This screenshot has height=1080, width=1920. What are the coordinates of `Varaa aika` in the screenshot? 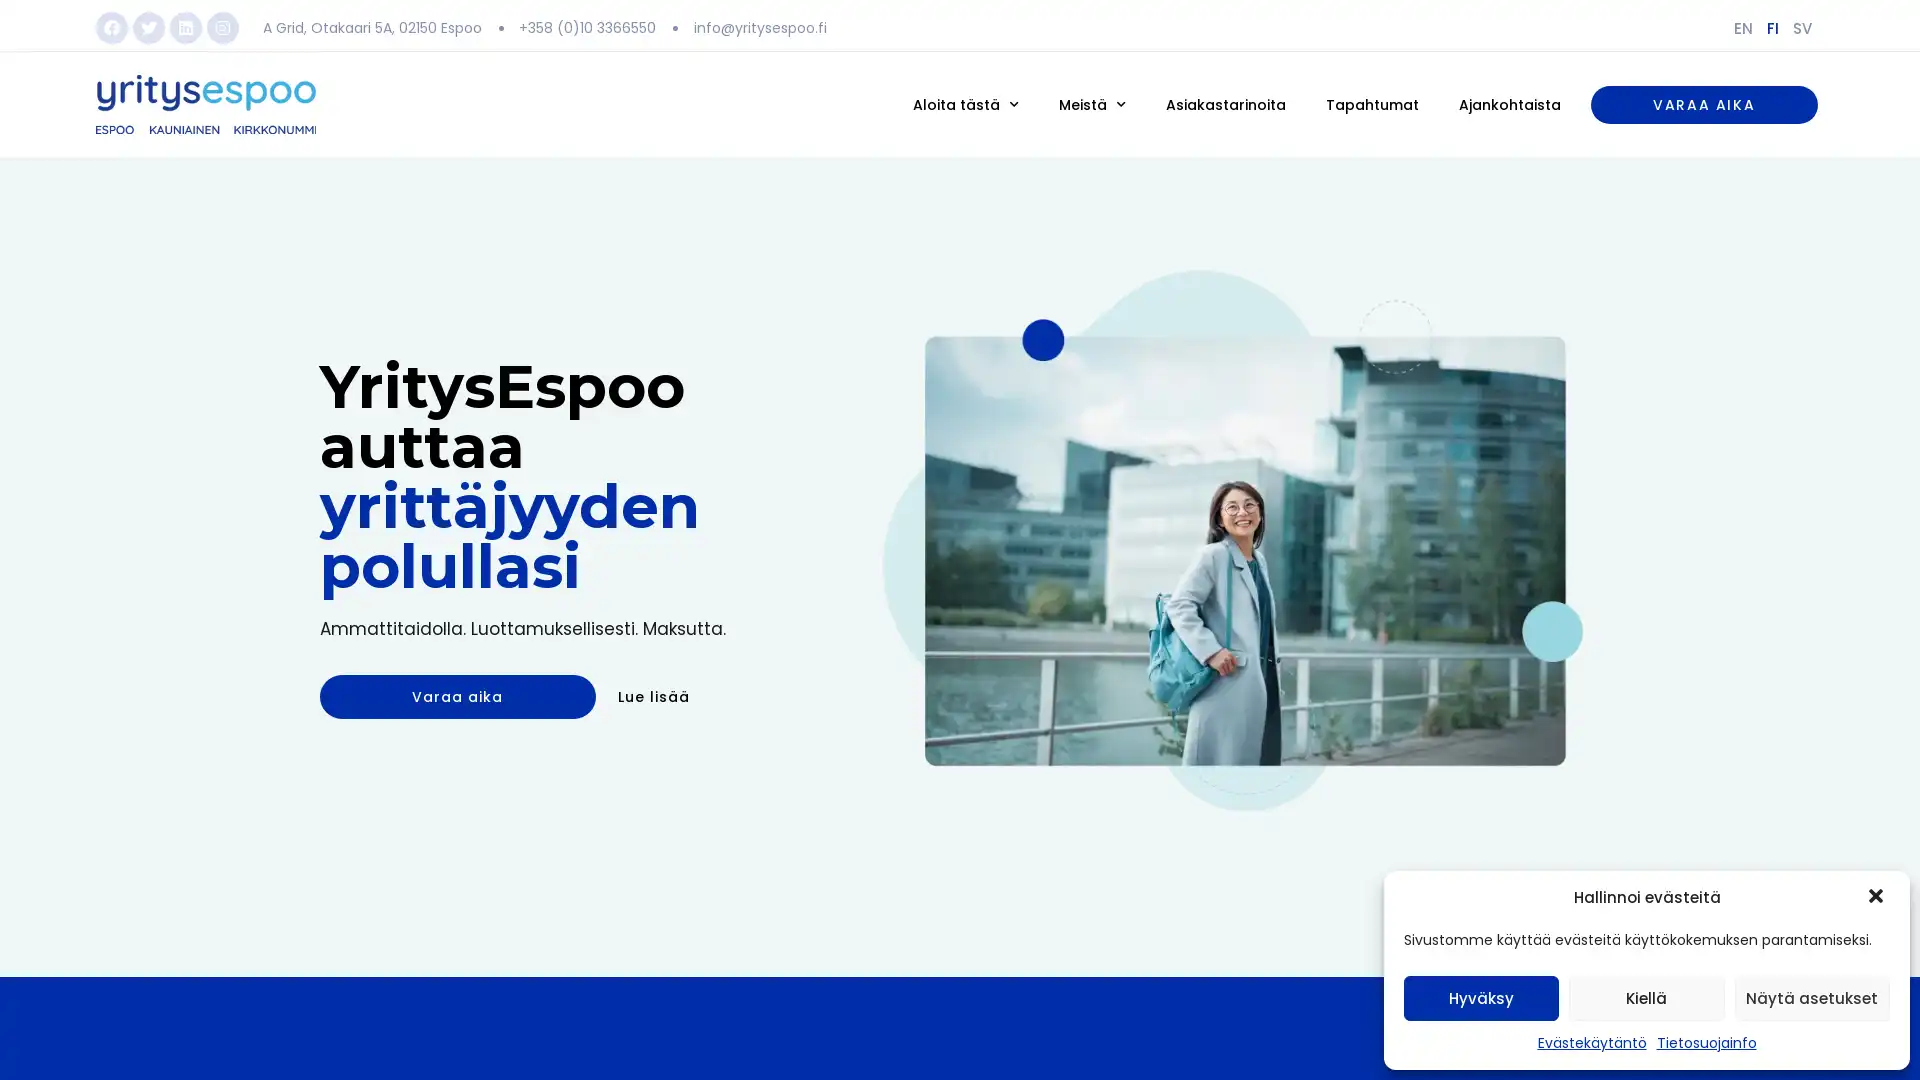 It's located at (456, 696).